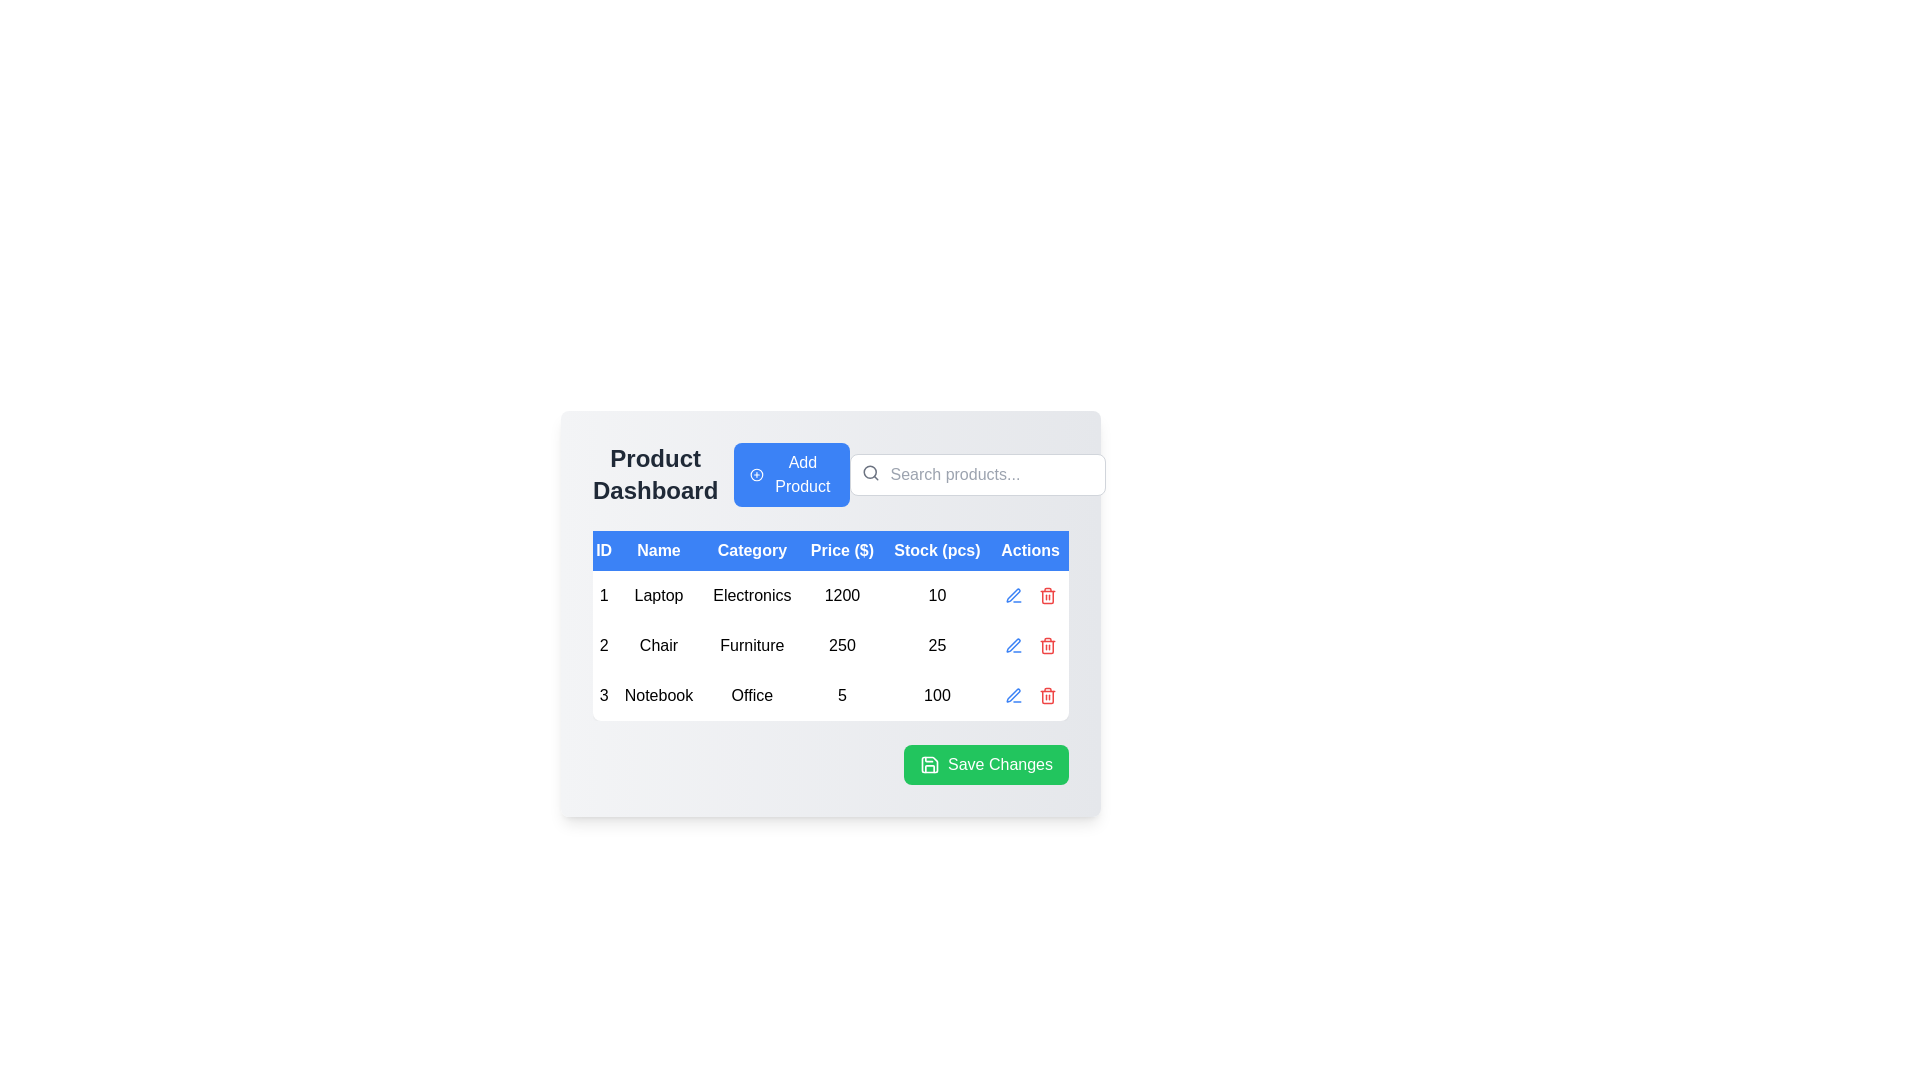 This screenshot has height=1080, width=1920. Describe the element at coordinates (936, 595) in the screenshot. I see `displayed text in the Text Display for the product 'Laptop' located in the fifth column labeled 'Stock (pcs)' of the table` at that location.